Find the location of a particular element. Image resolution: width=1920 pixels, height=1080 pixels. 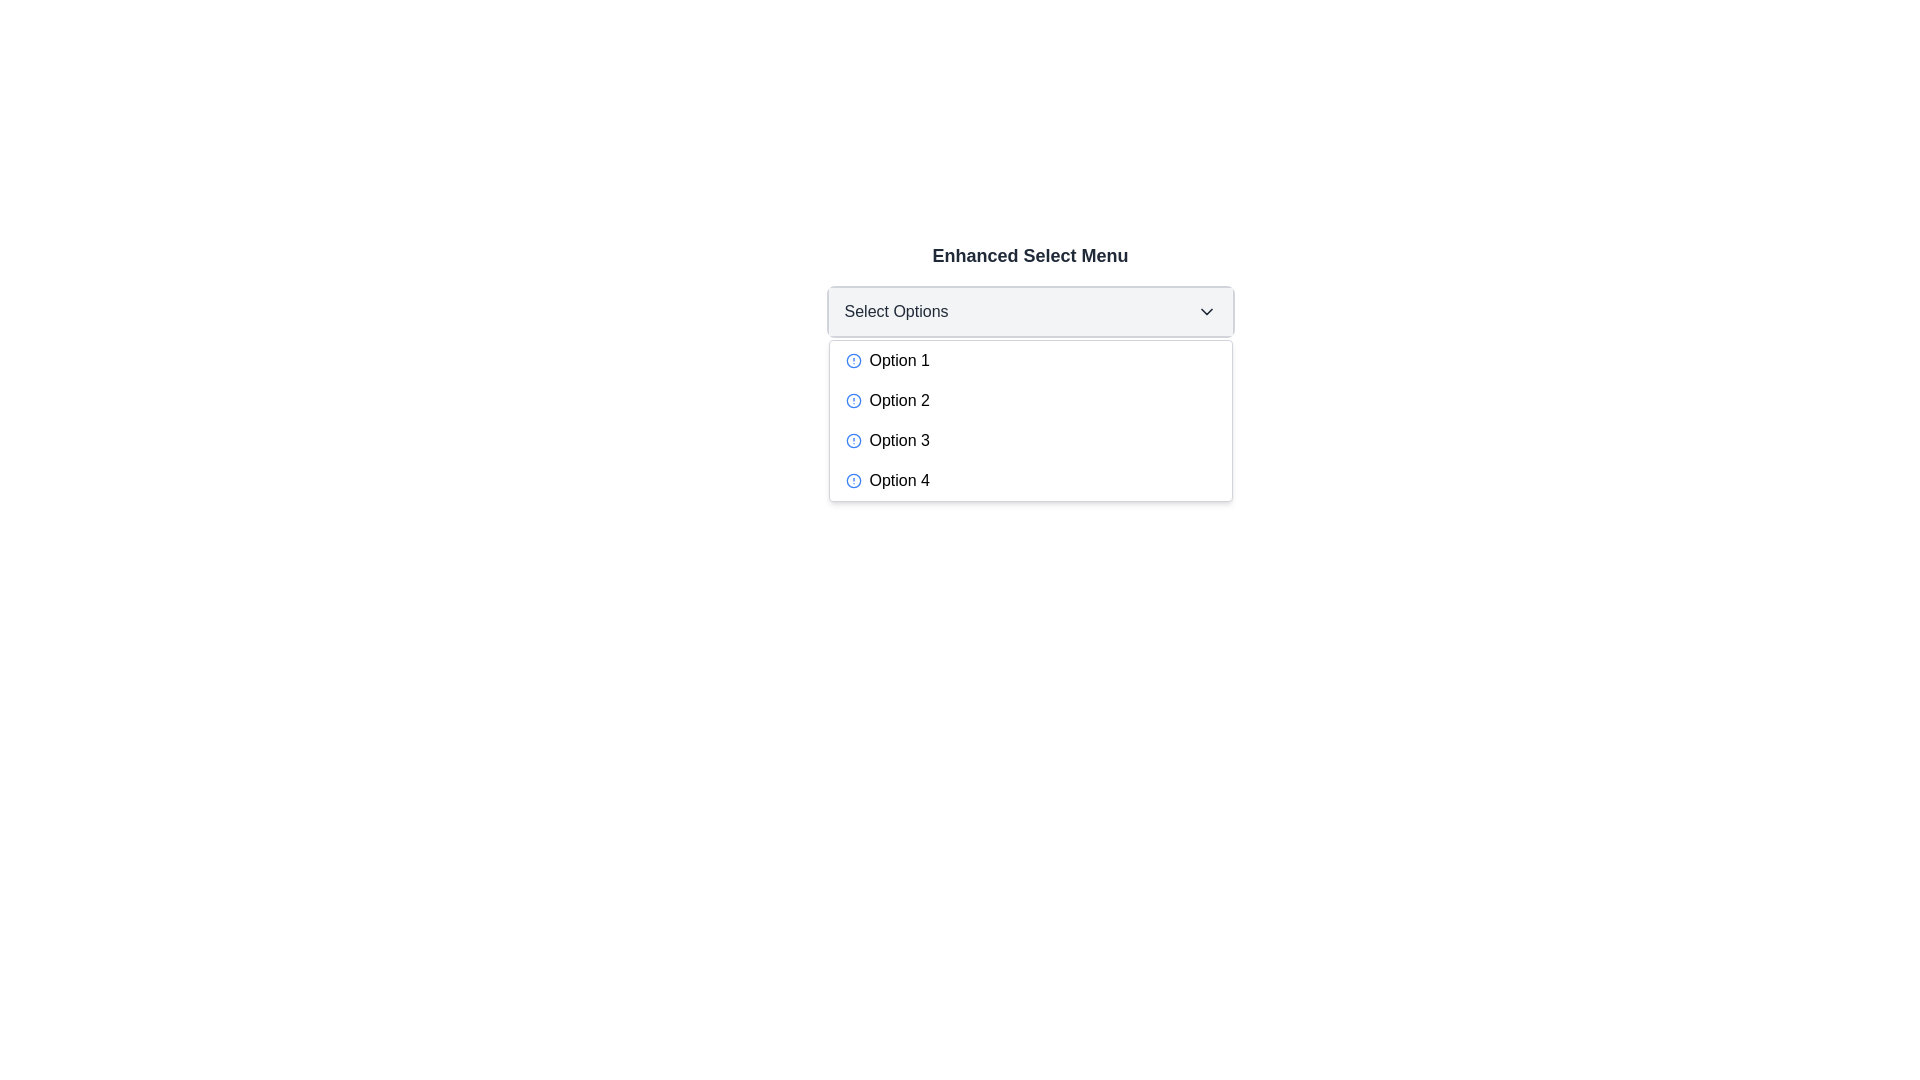

the fourth option in the dropdown menu is located at coordinates (1030, 481).